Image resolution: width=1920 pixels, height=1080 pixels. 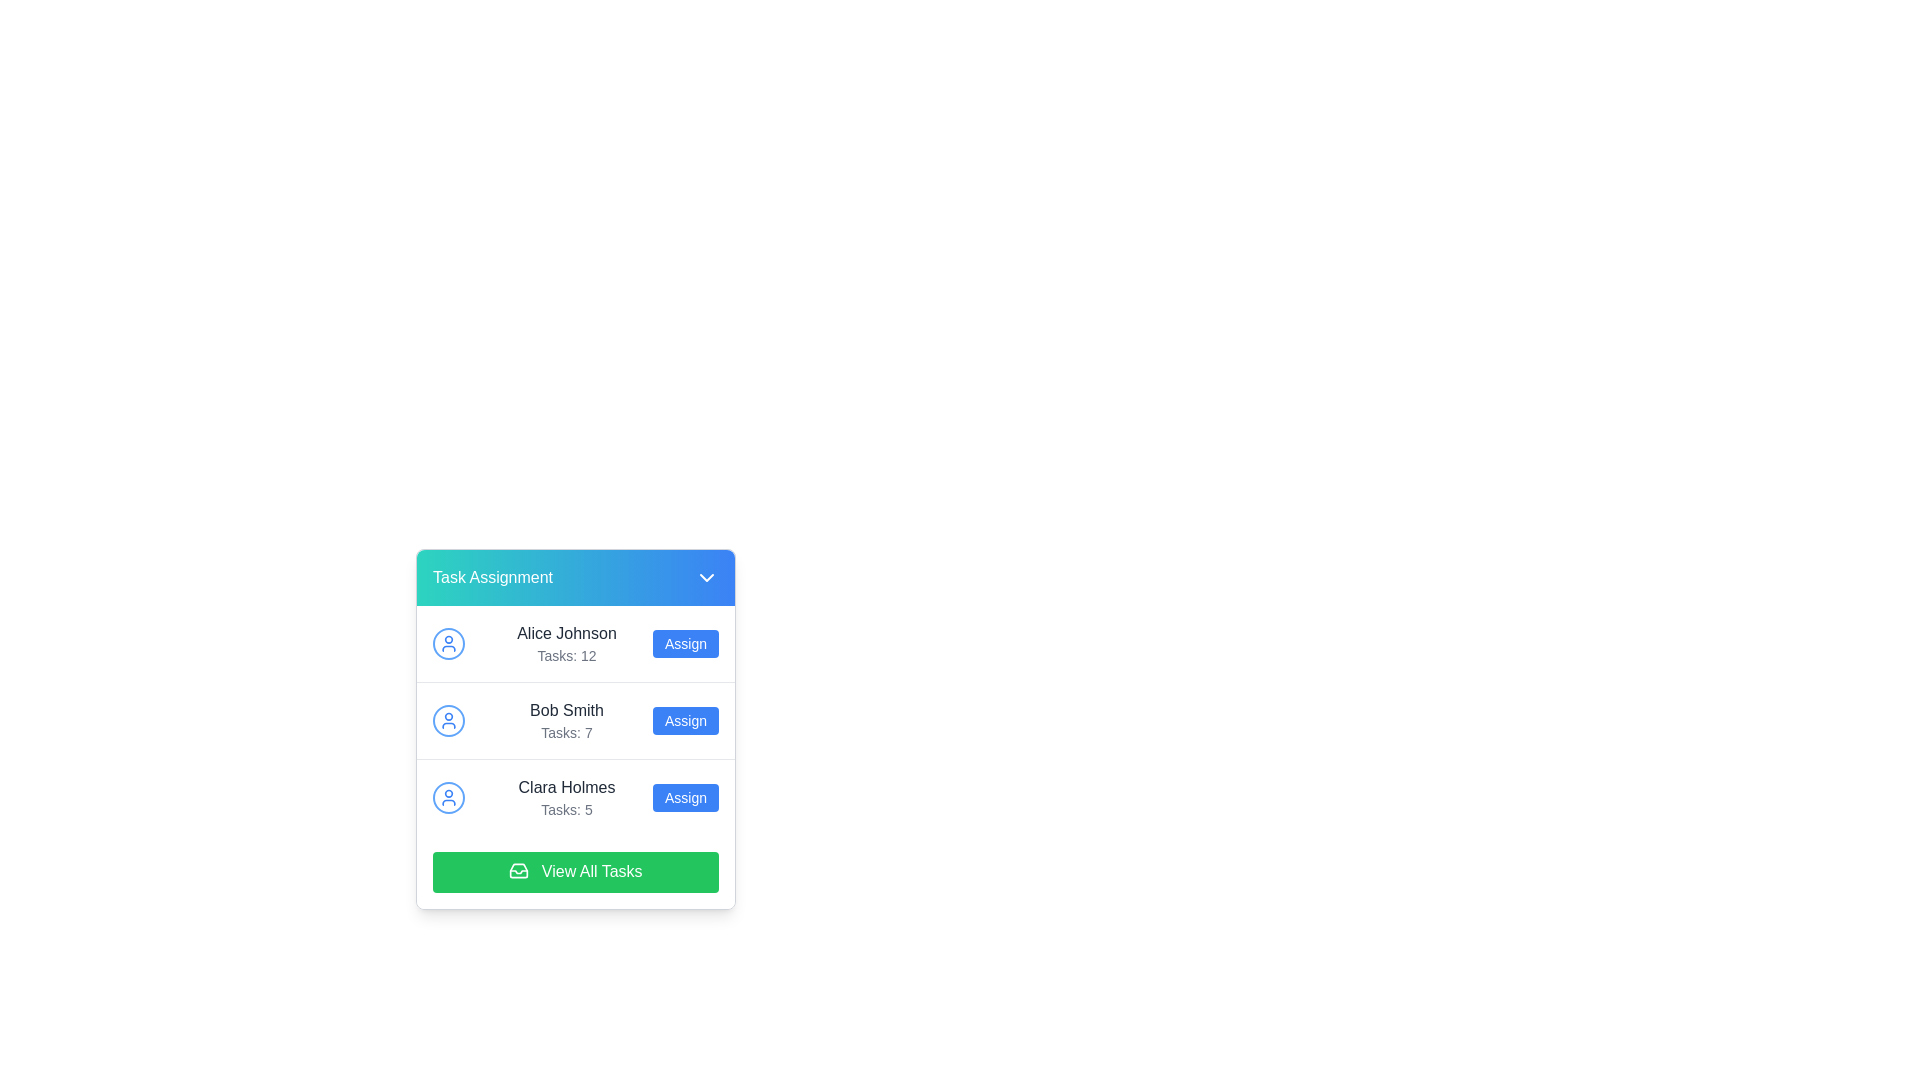 I want to click on the 'View All Tasks' button, which is a vibrant green rectangular button located at the bottom of the 'Task Assignment' panel, featuring an inbox icon and white text, so click(x=575, y=870).